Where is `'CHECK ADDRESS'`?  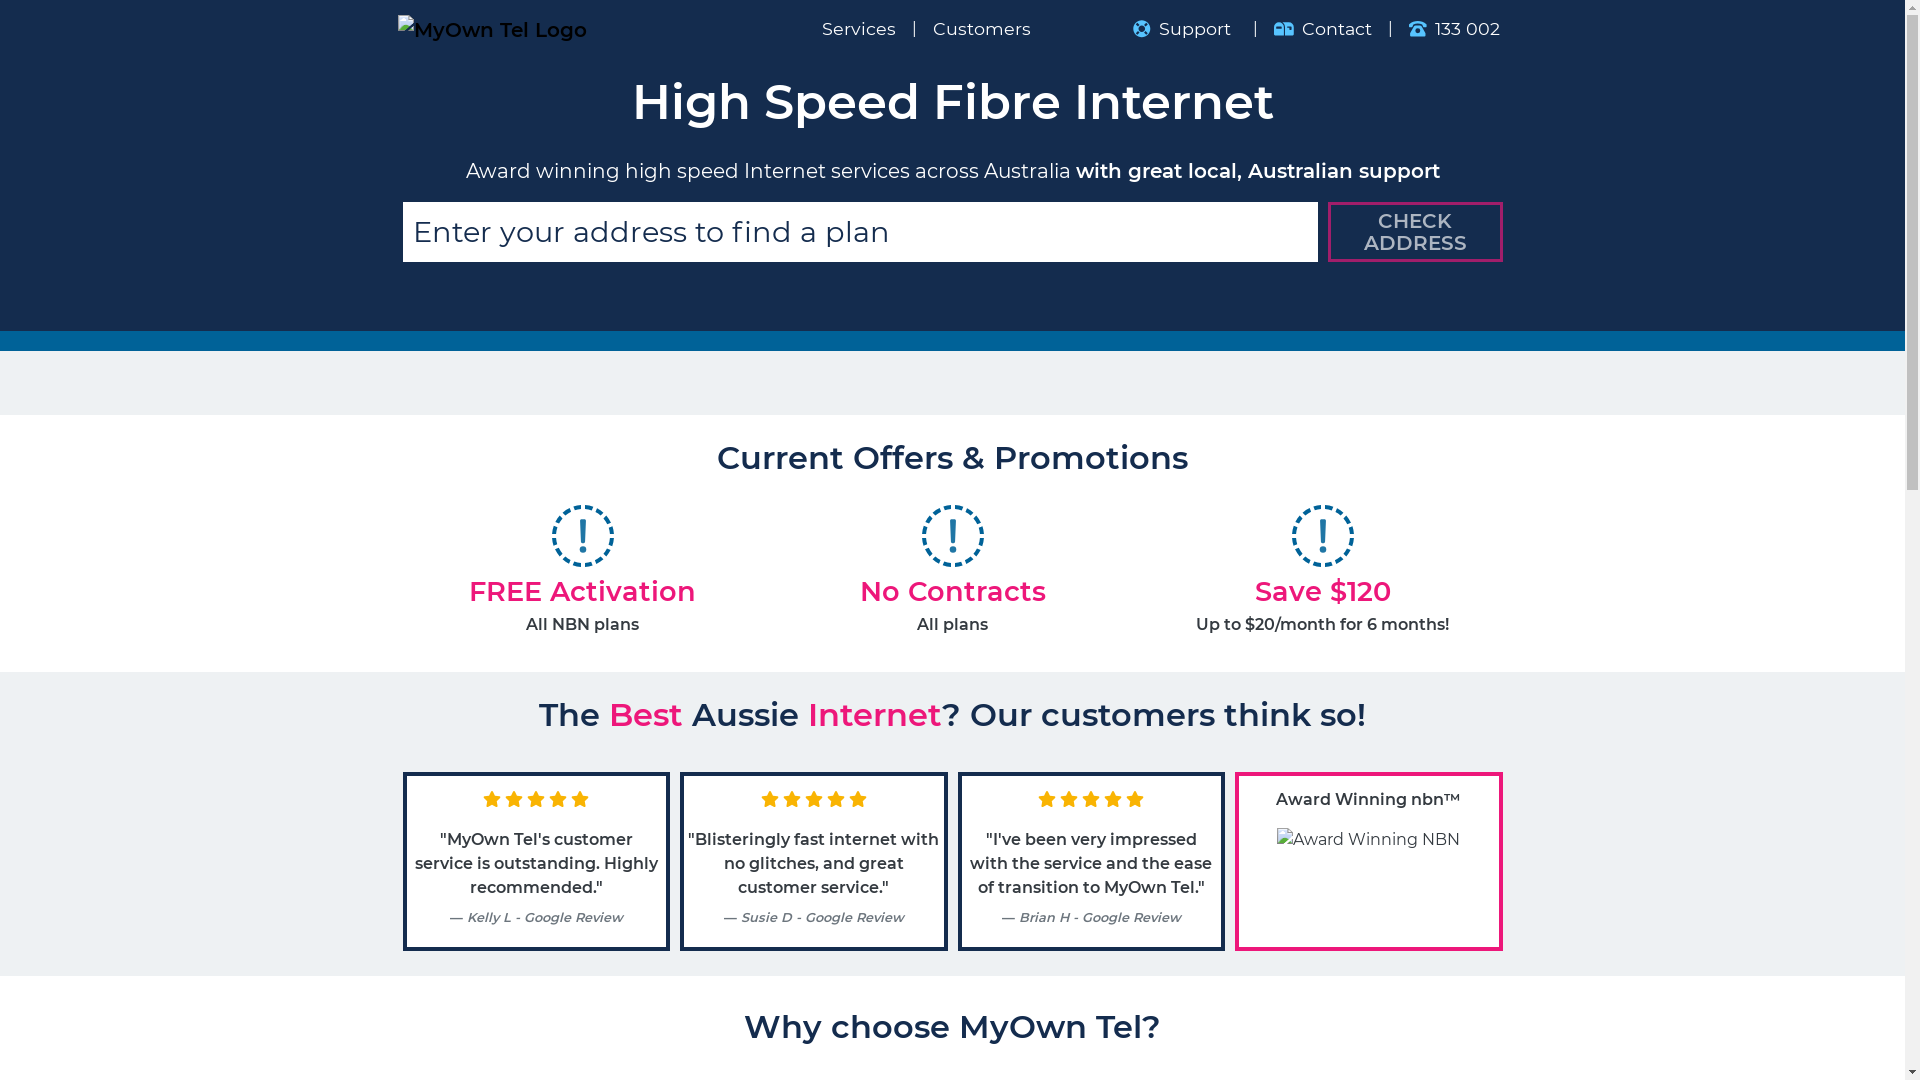
'CHECK ADDRESS' is located at coordinates (1414, 230).